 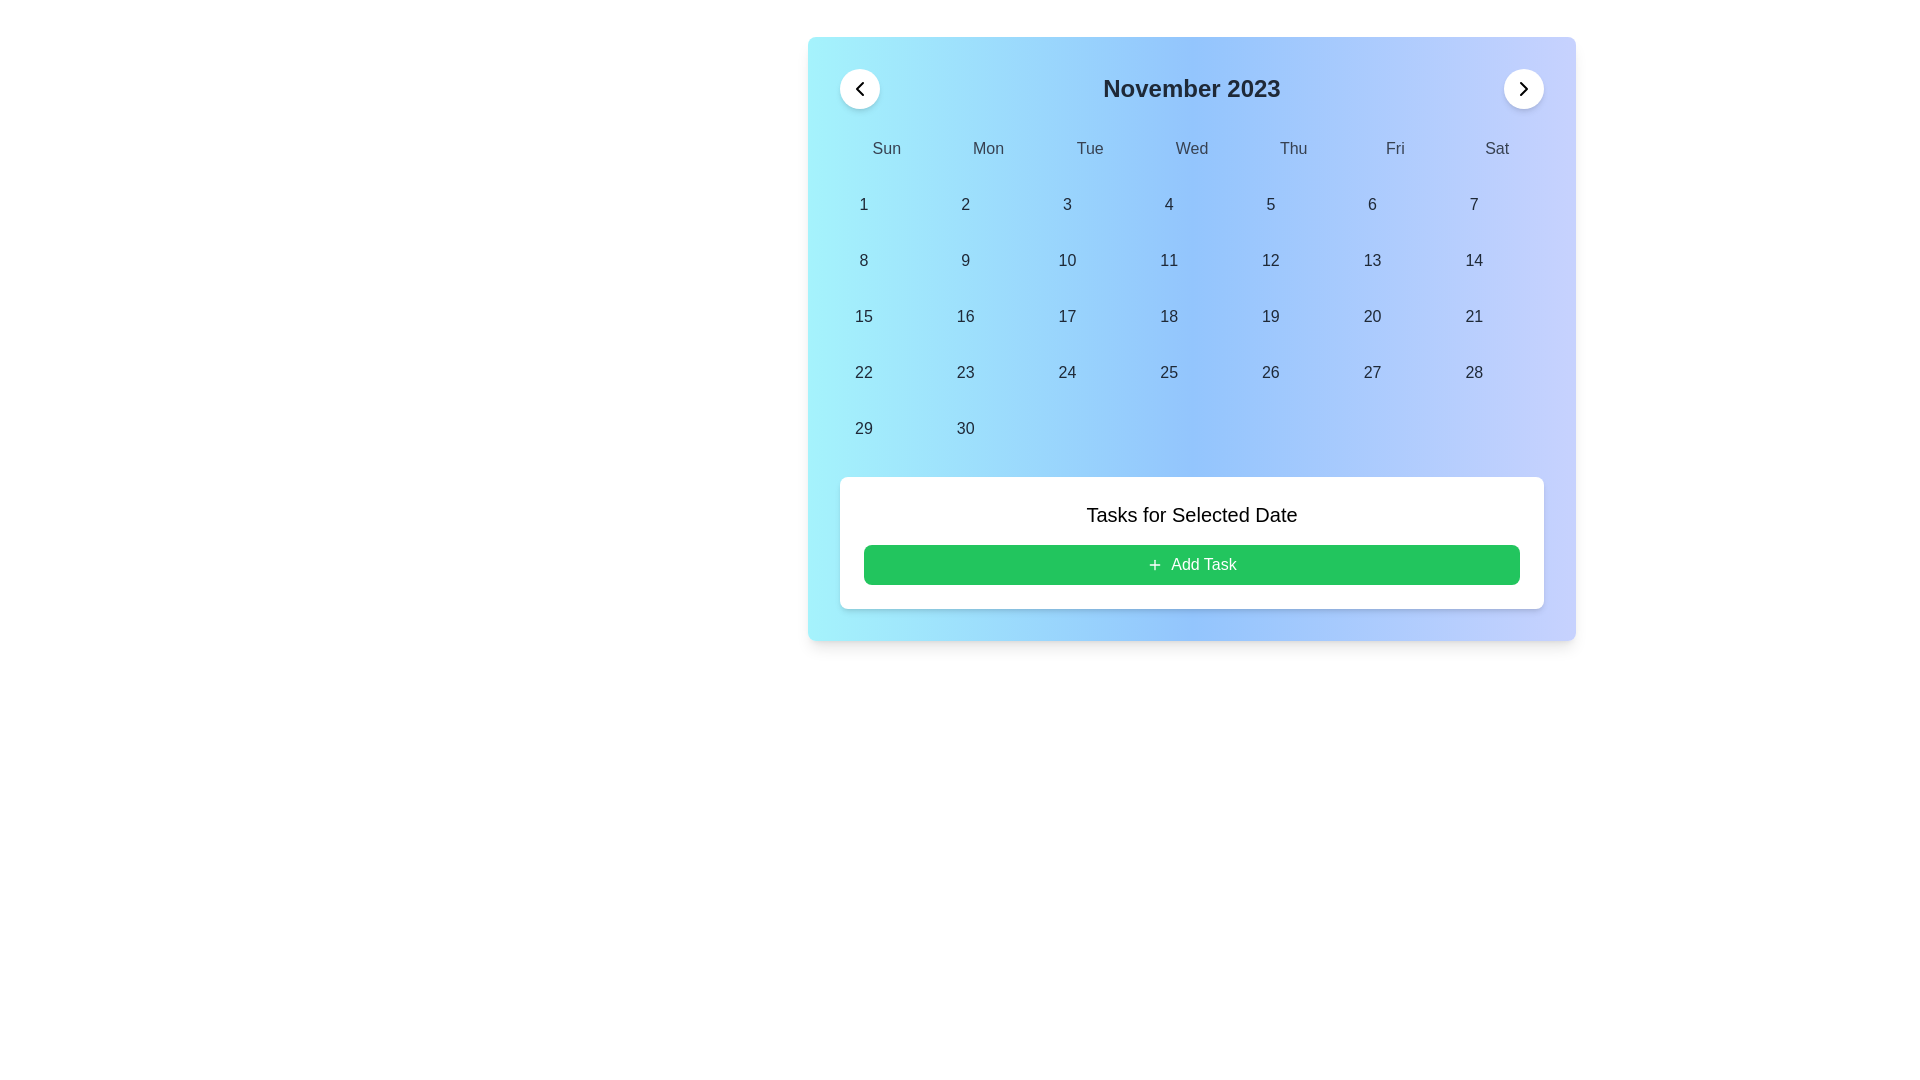 What do you see at coordinates (1371, 315) in the screenshot?
I see `the button representing the 20th day of the month in the calendar` at bounding box center [1371, 315].